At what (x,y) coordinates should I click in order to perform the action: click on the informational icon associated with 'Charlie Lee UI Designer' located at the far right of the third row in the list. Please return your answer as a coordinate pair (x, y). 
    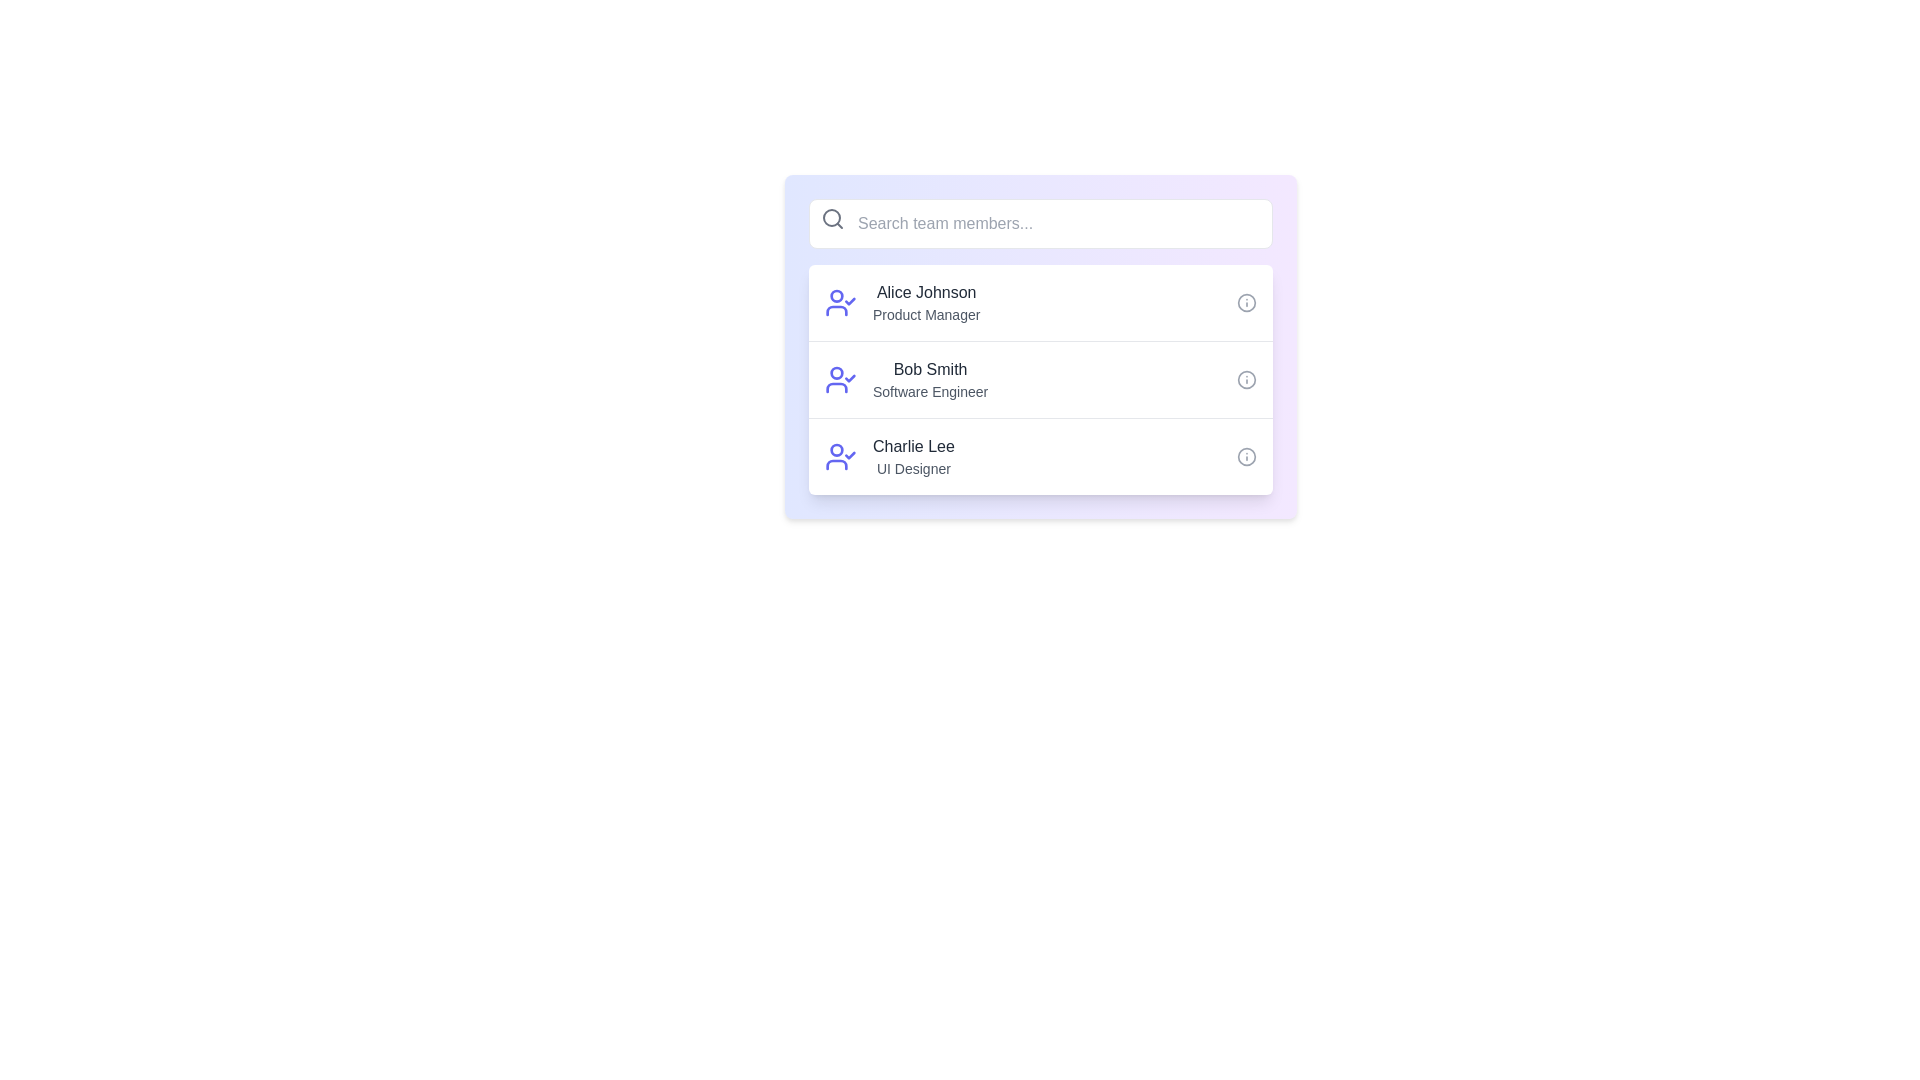
    Looking at the image, I should click on (1246, 456).